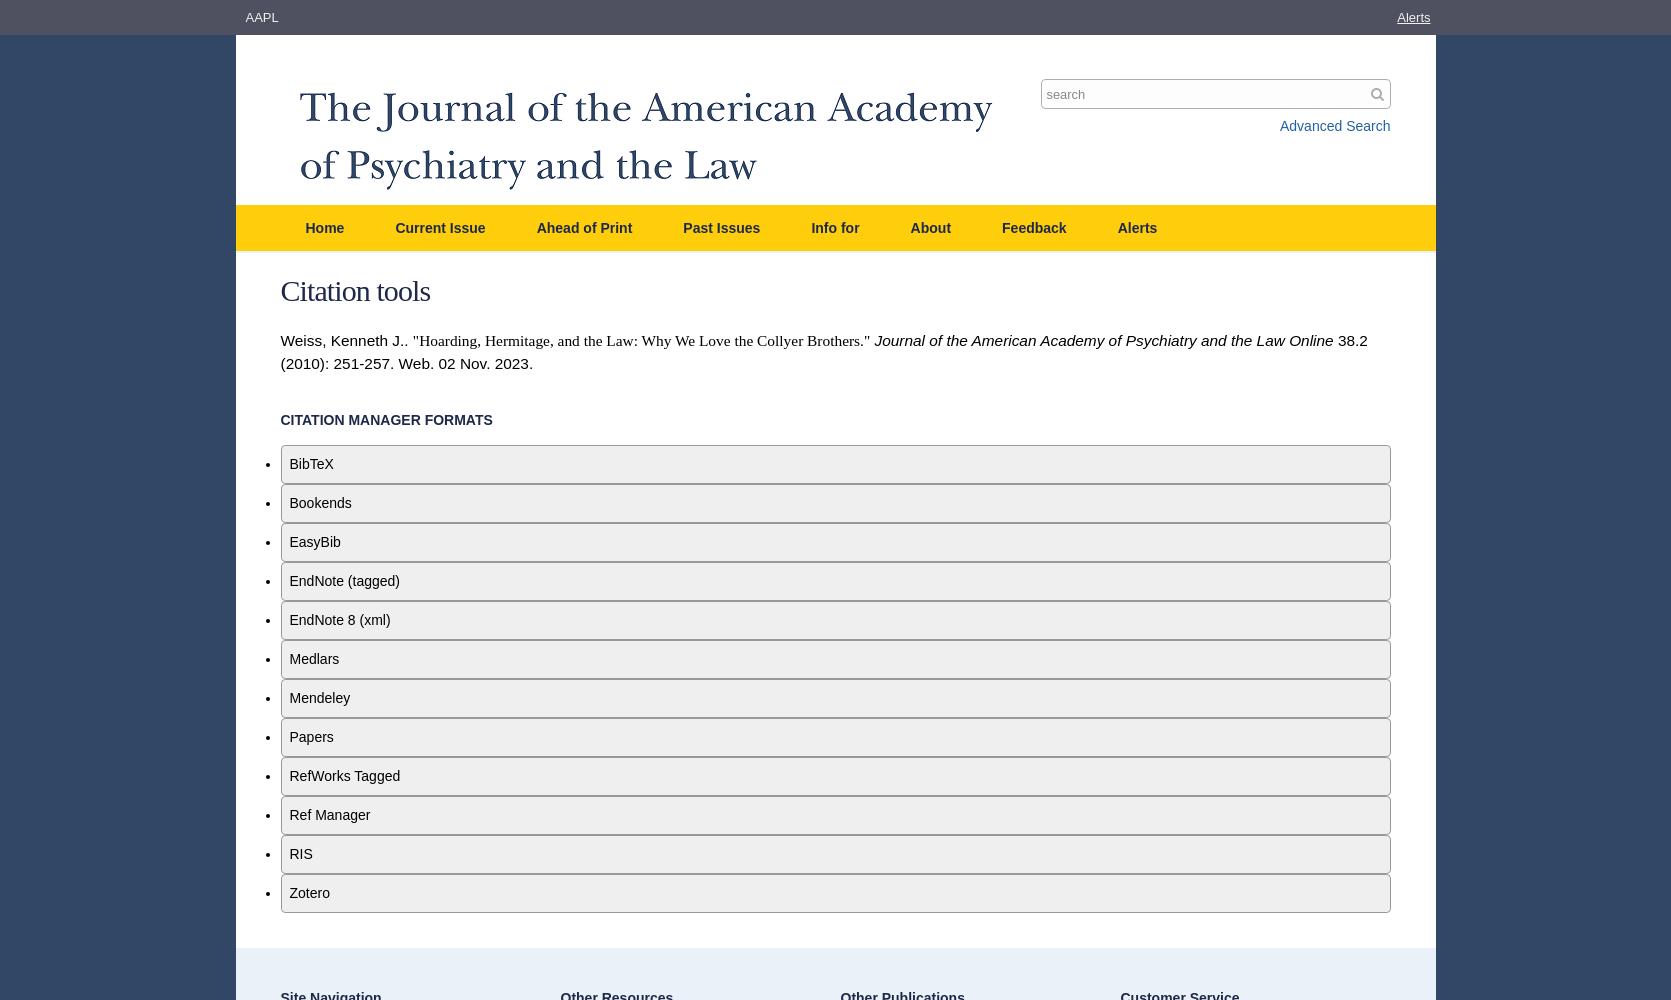 This screenshot has width=1671, height=1000. What do you see at coordinates (312, 659) in the screenshot?
I see `'Medlars'` at bounding box center [312, 659].